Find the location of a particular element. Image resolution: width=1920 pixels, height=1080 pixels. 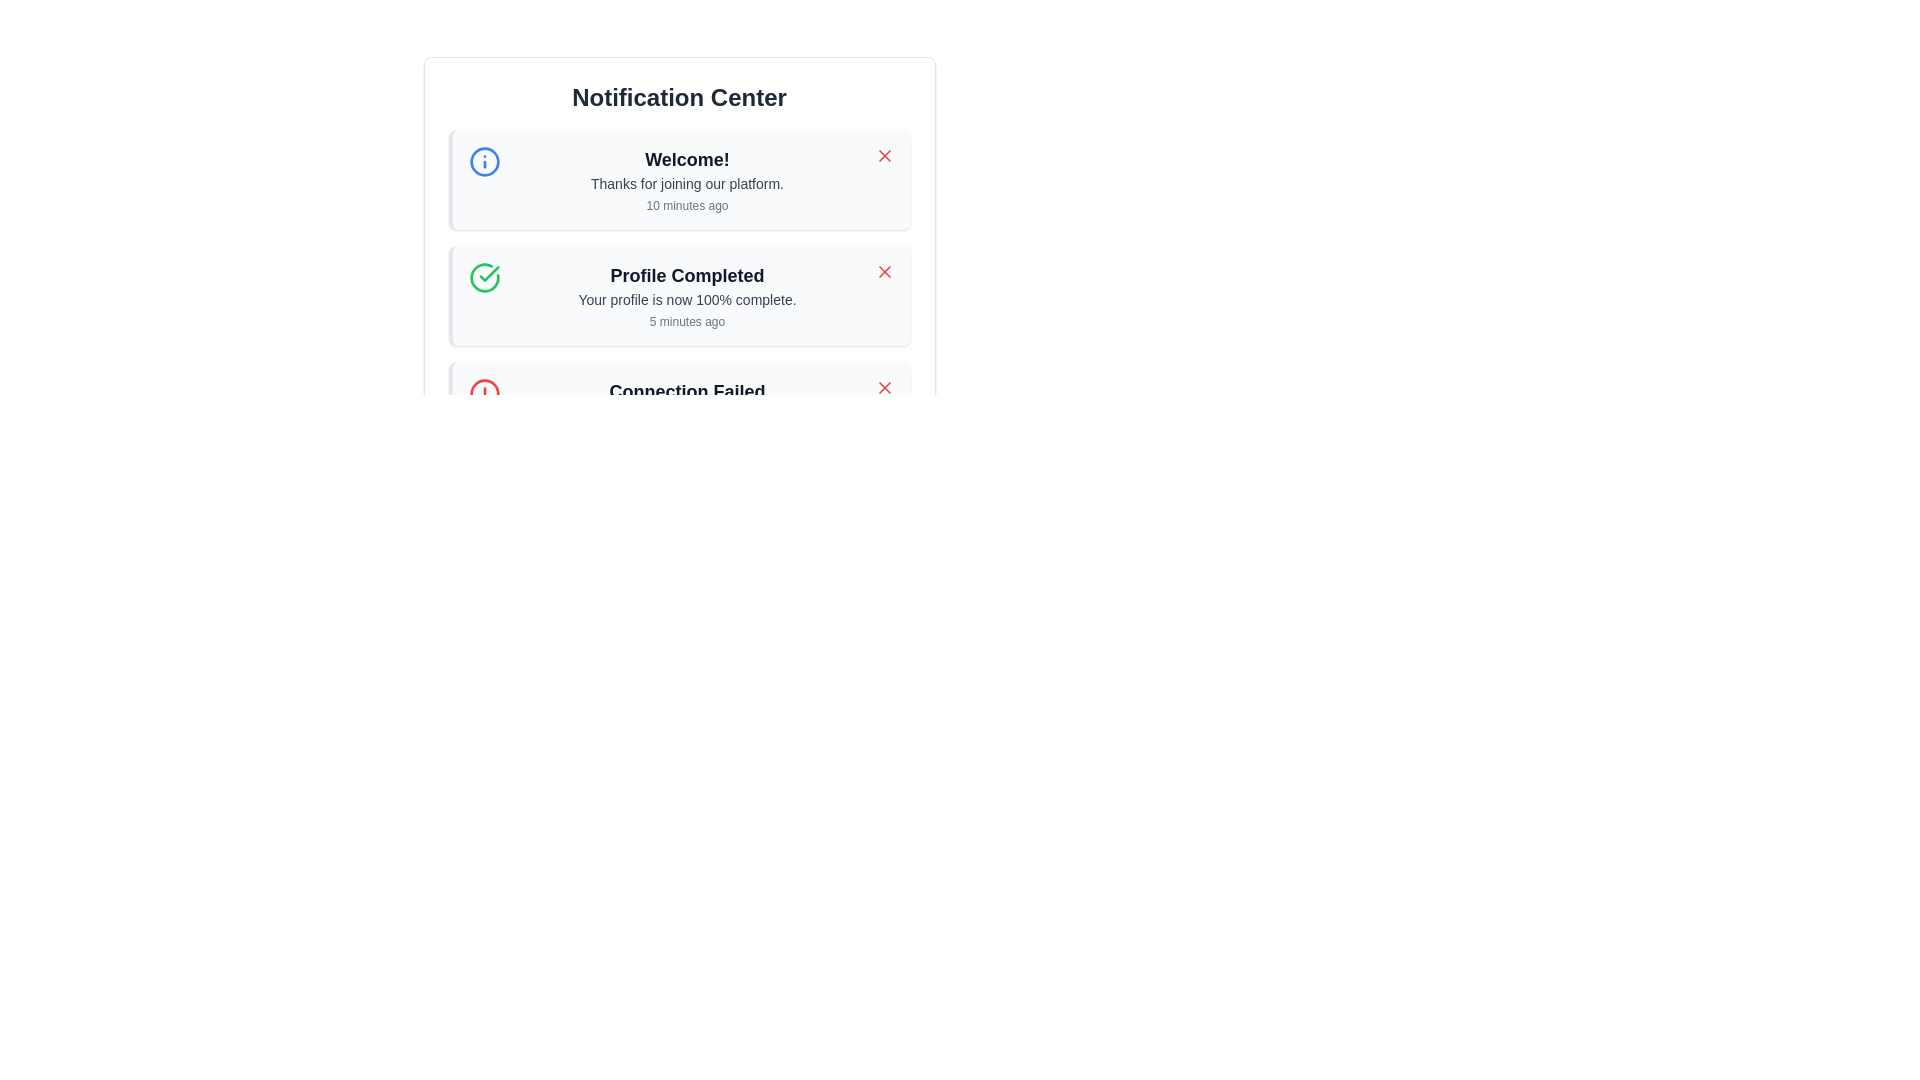

the green checkmark icon located within the circular outline, which is the second item in the 'Profile Completed' notification card list is located at coordinates (489, 273).